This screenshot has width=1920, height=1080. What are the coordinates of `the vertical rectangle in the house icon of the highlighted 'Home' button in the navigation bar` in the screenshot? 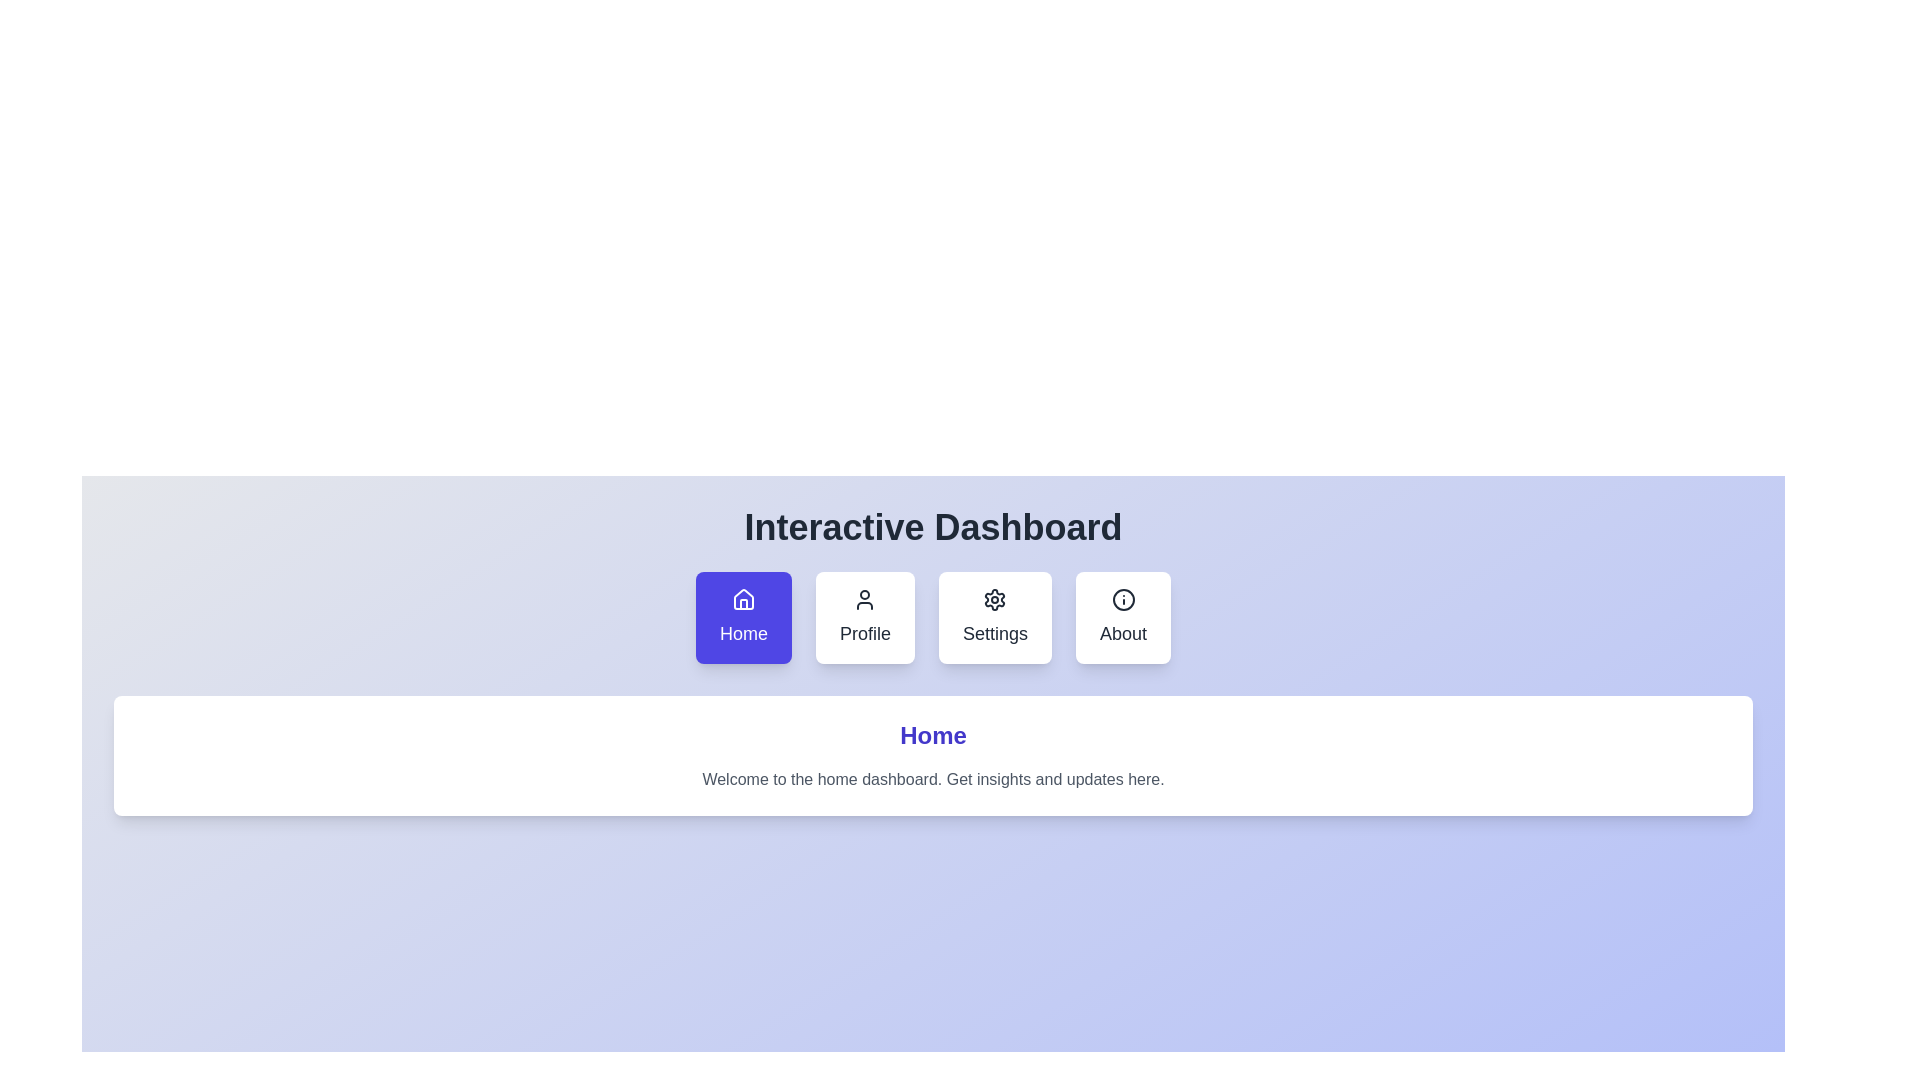 It's located at (743, 603).